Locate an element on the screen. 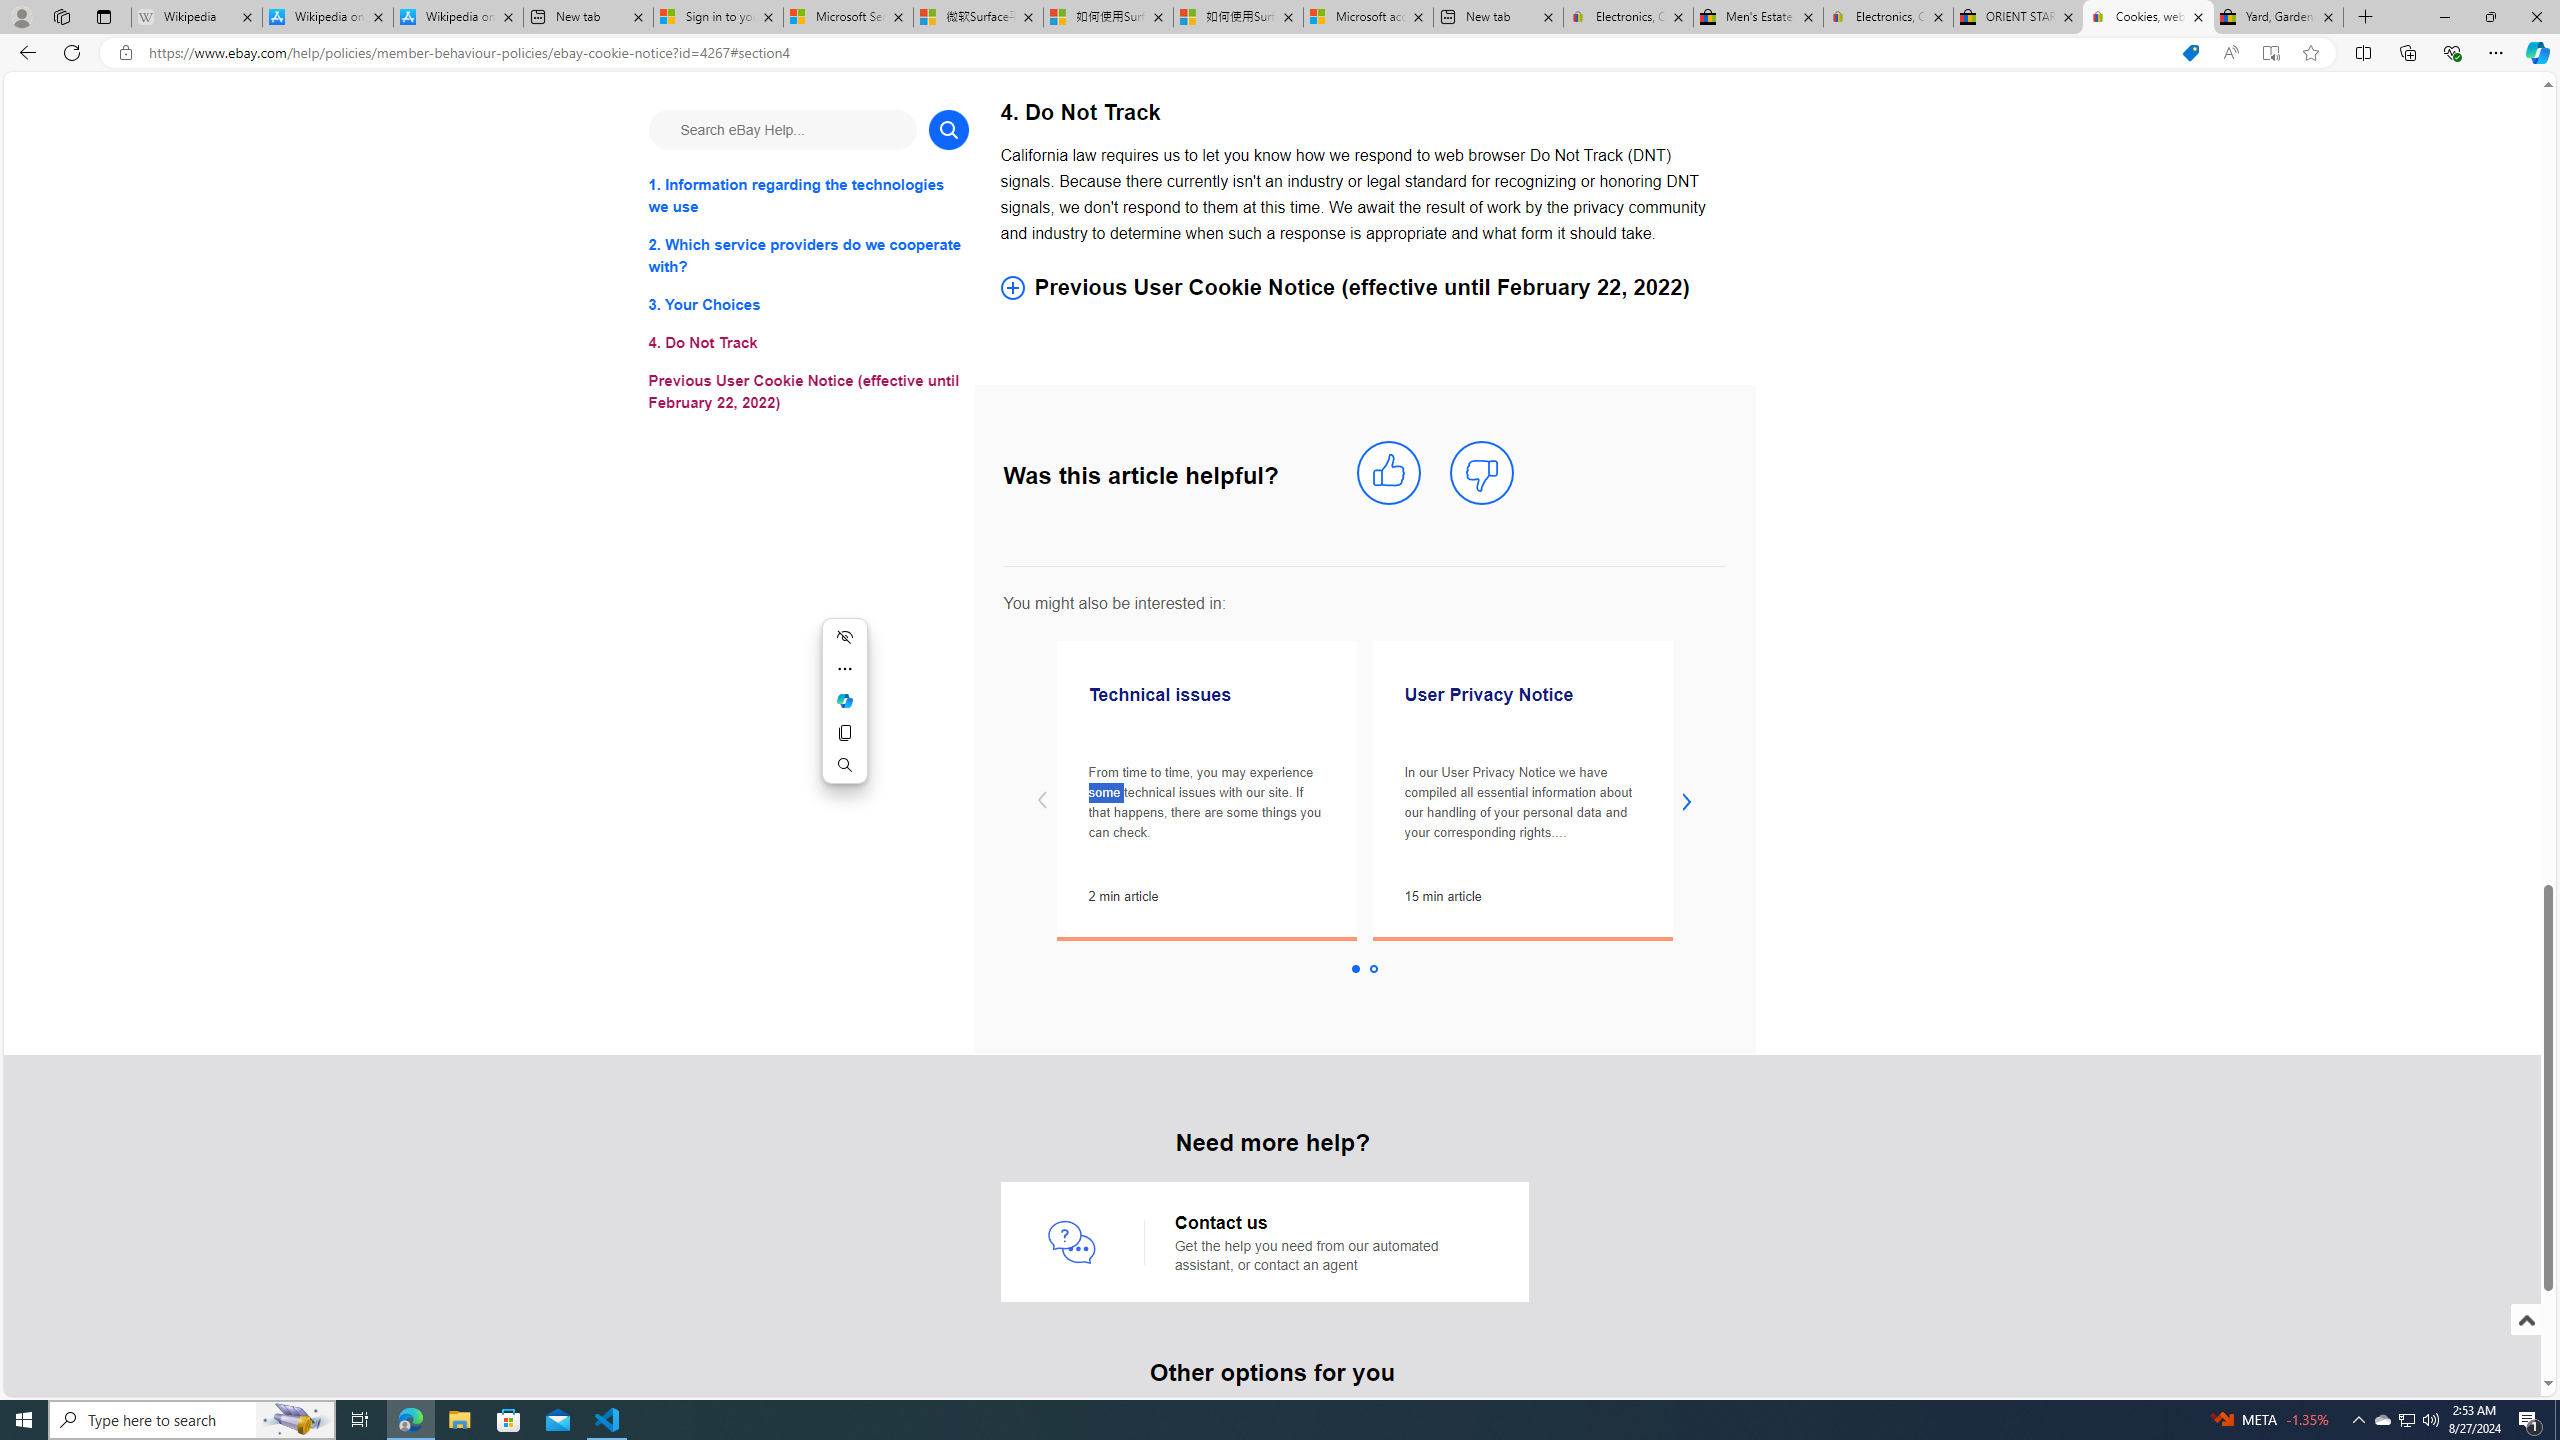 The image size is (2560, 1440). 'Copy' is located at coordinates (843, 731).